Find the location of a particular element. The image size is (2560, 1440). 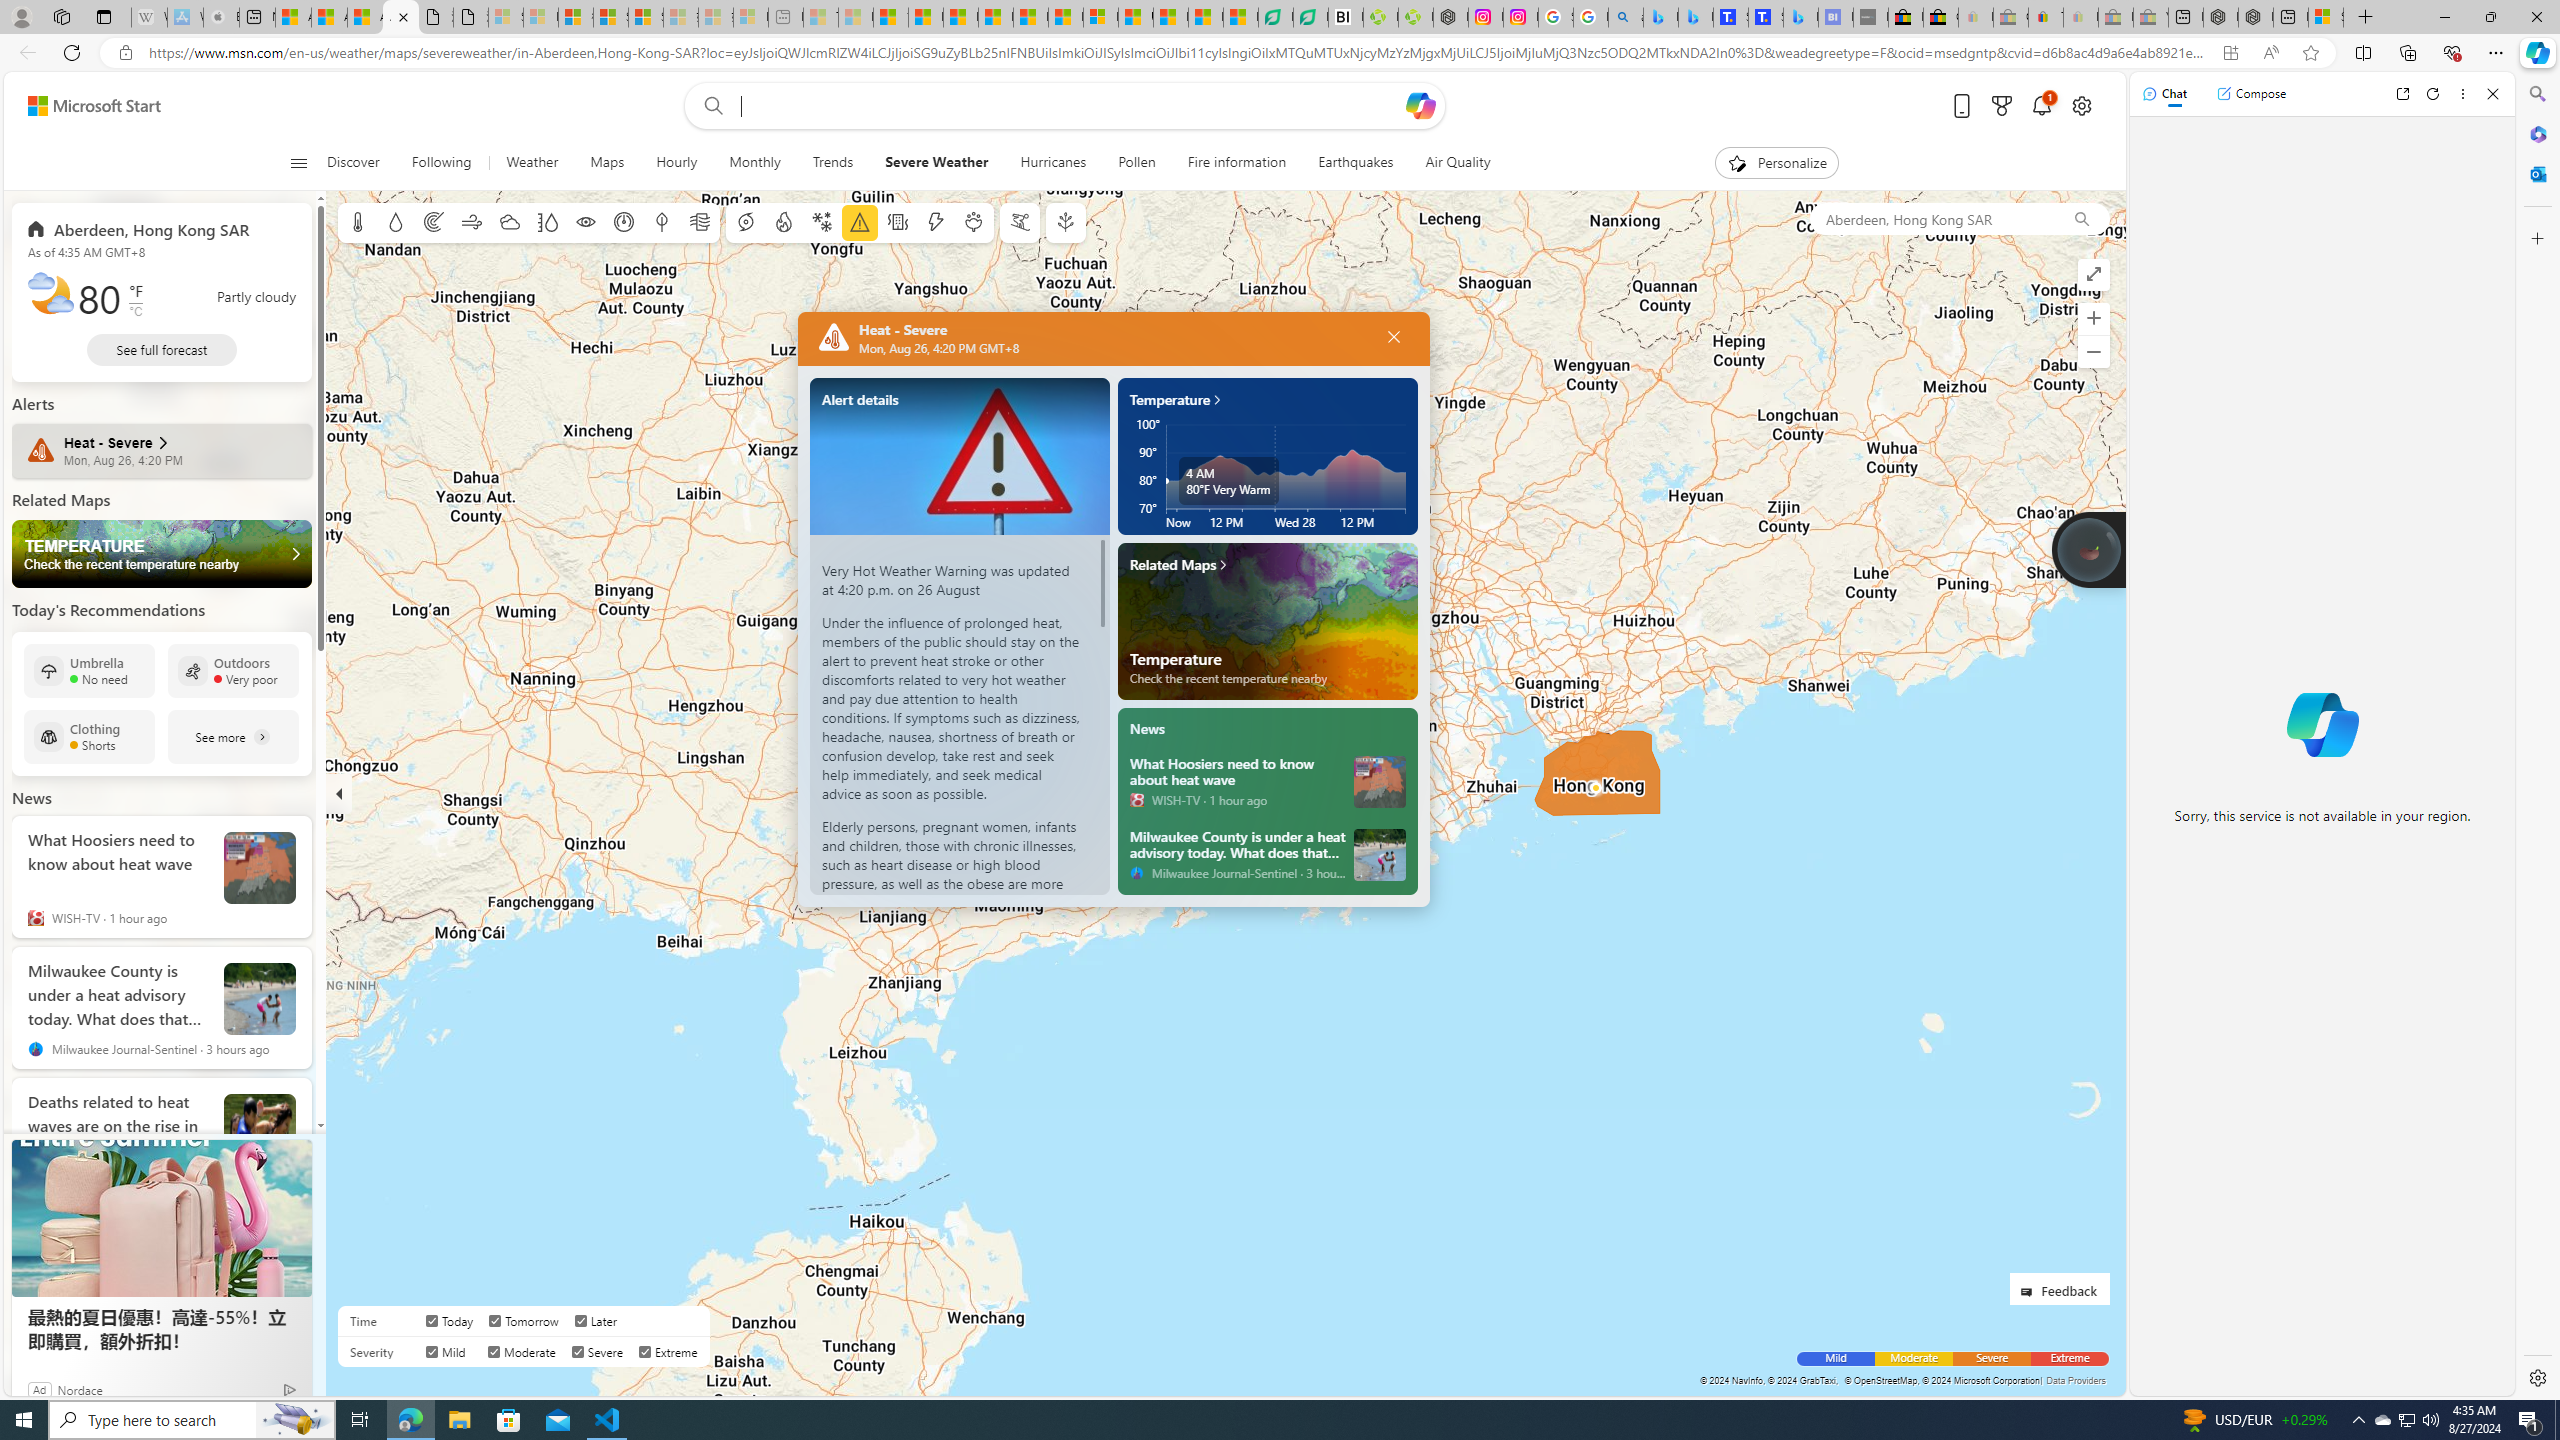

'Zoom in' is located at coordinates (2094, 317).